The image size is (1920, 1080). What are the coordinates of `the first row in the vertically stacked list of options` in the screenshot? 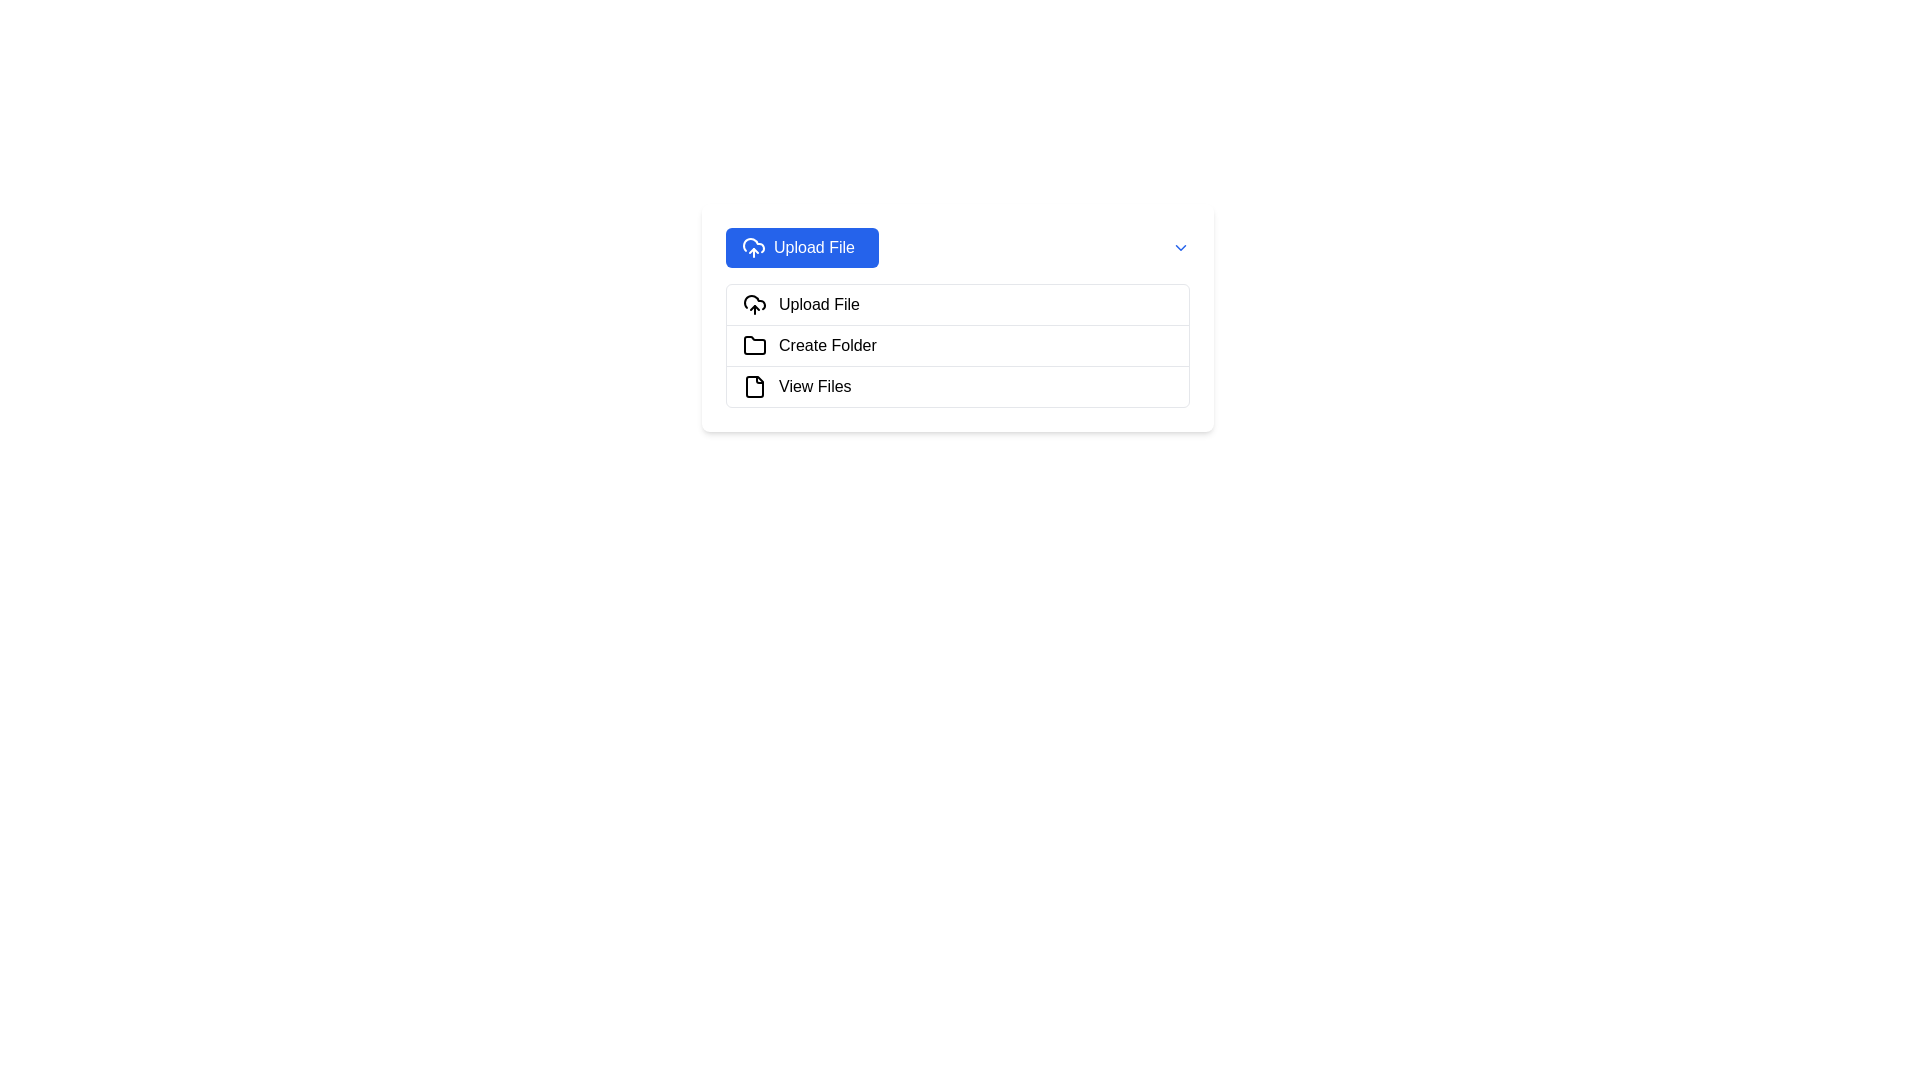 It's located at (957, 304).